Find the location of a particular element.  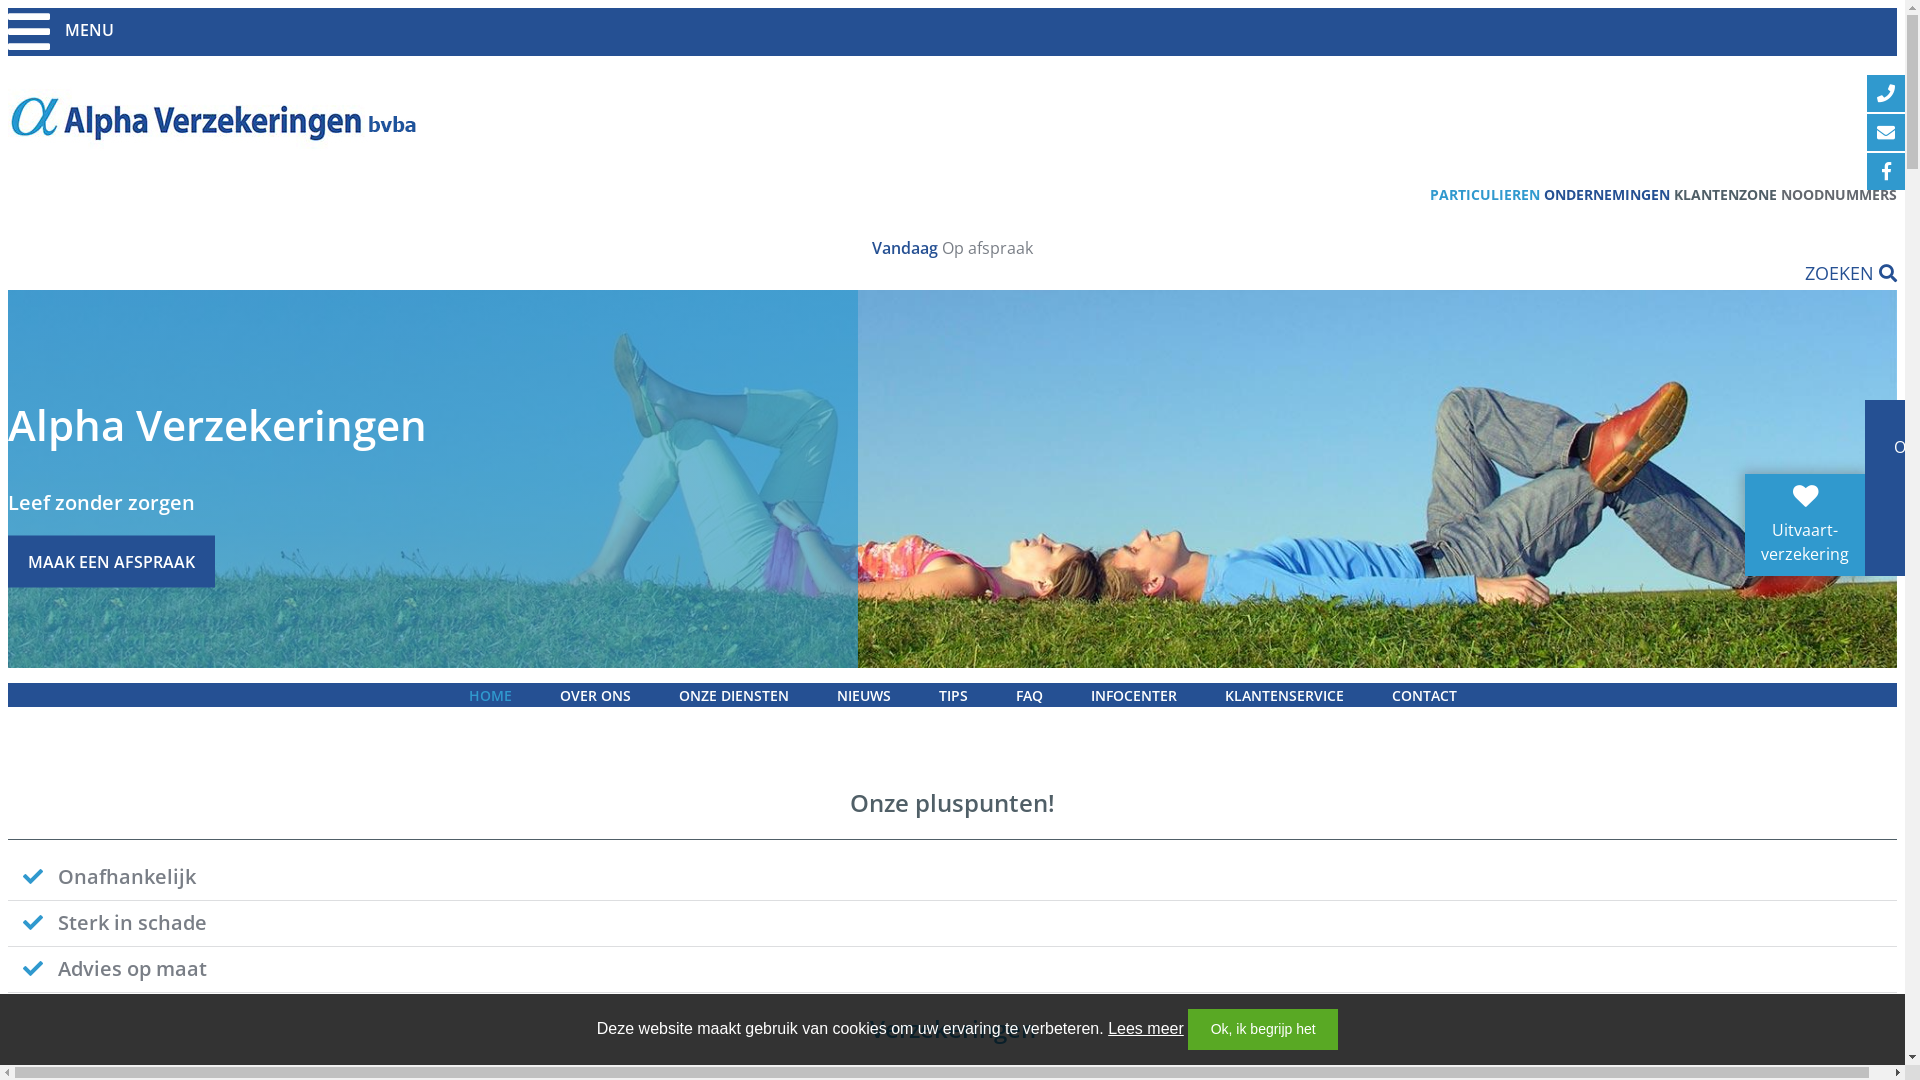

'CONTACT' is located at coordinates (1423, 694).